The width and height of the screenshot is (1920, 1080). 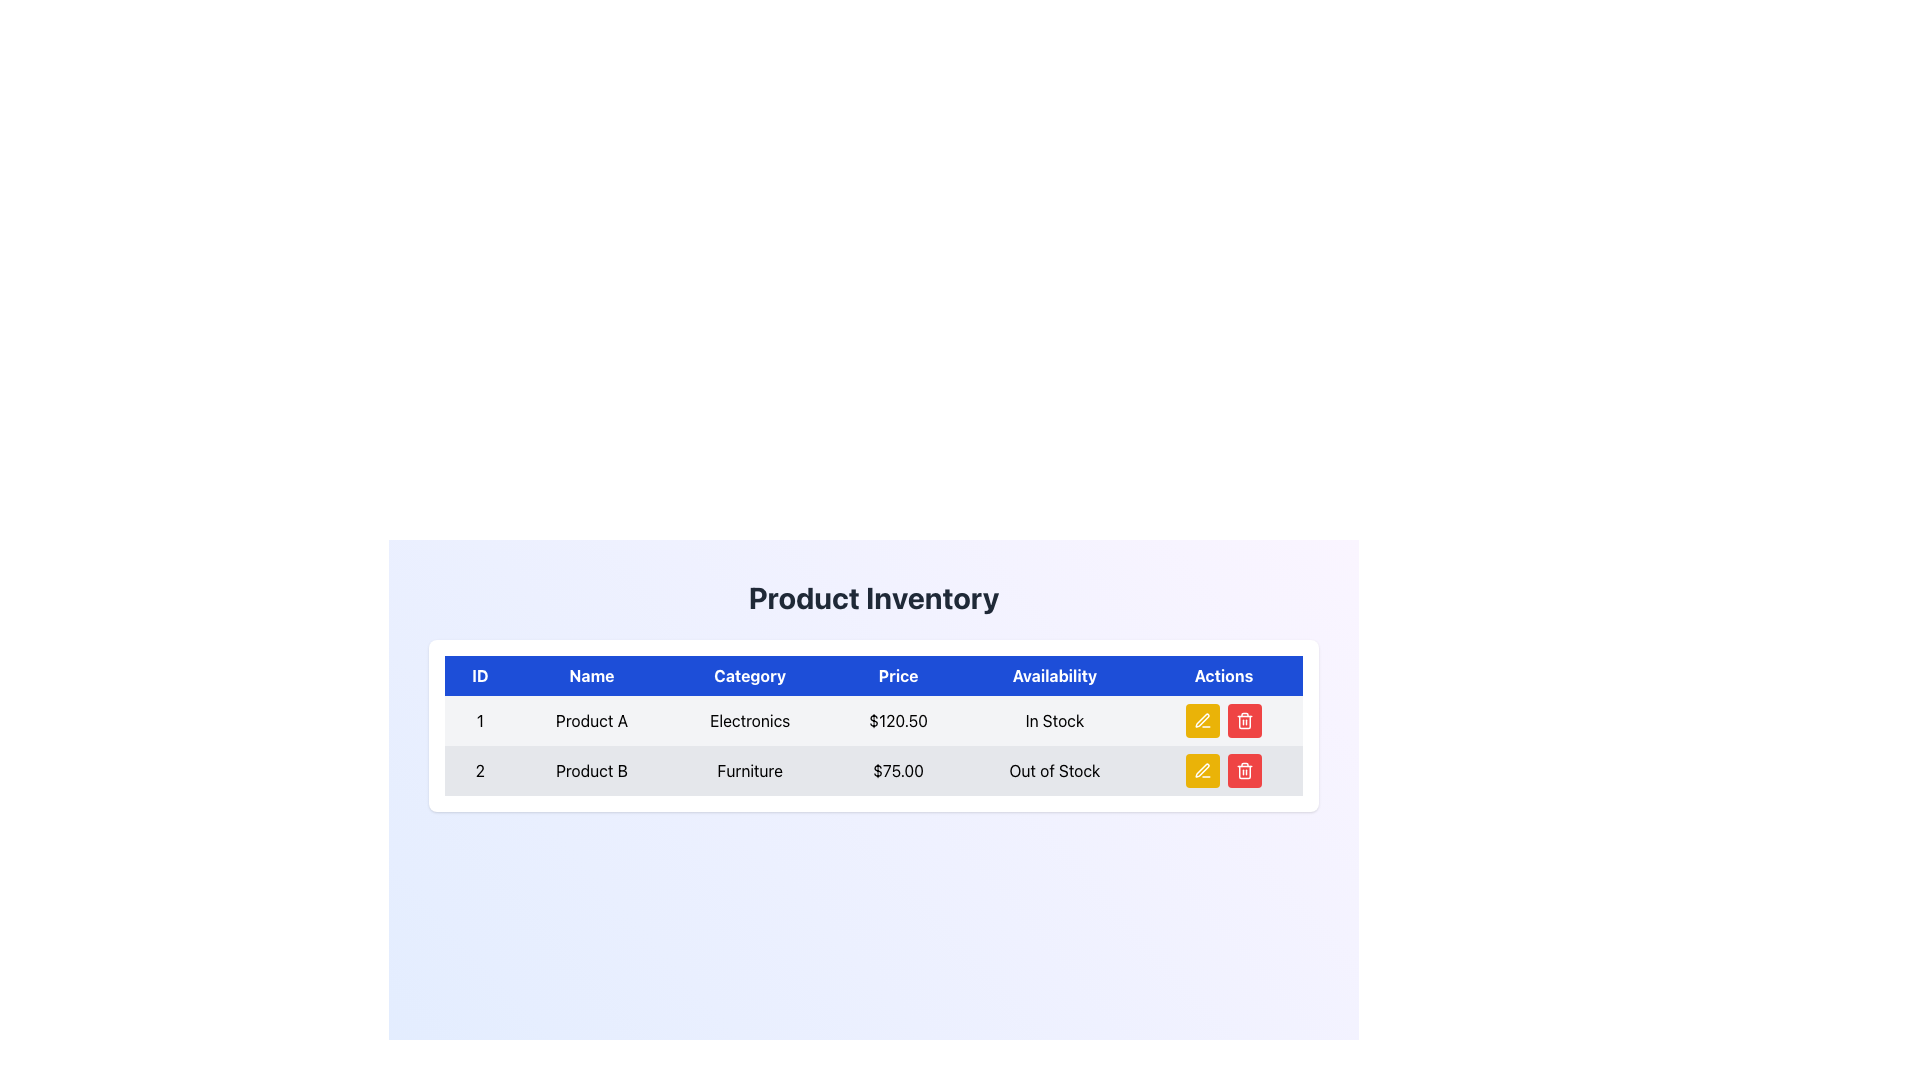 What do you see at coordinates (1243, 770) in the screenshot?
I see `the trash bin icon with a red background in the 'Actions' column of the last row` at bounding box center [1243, 770].